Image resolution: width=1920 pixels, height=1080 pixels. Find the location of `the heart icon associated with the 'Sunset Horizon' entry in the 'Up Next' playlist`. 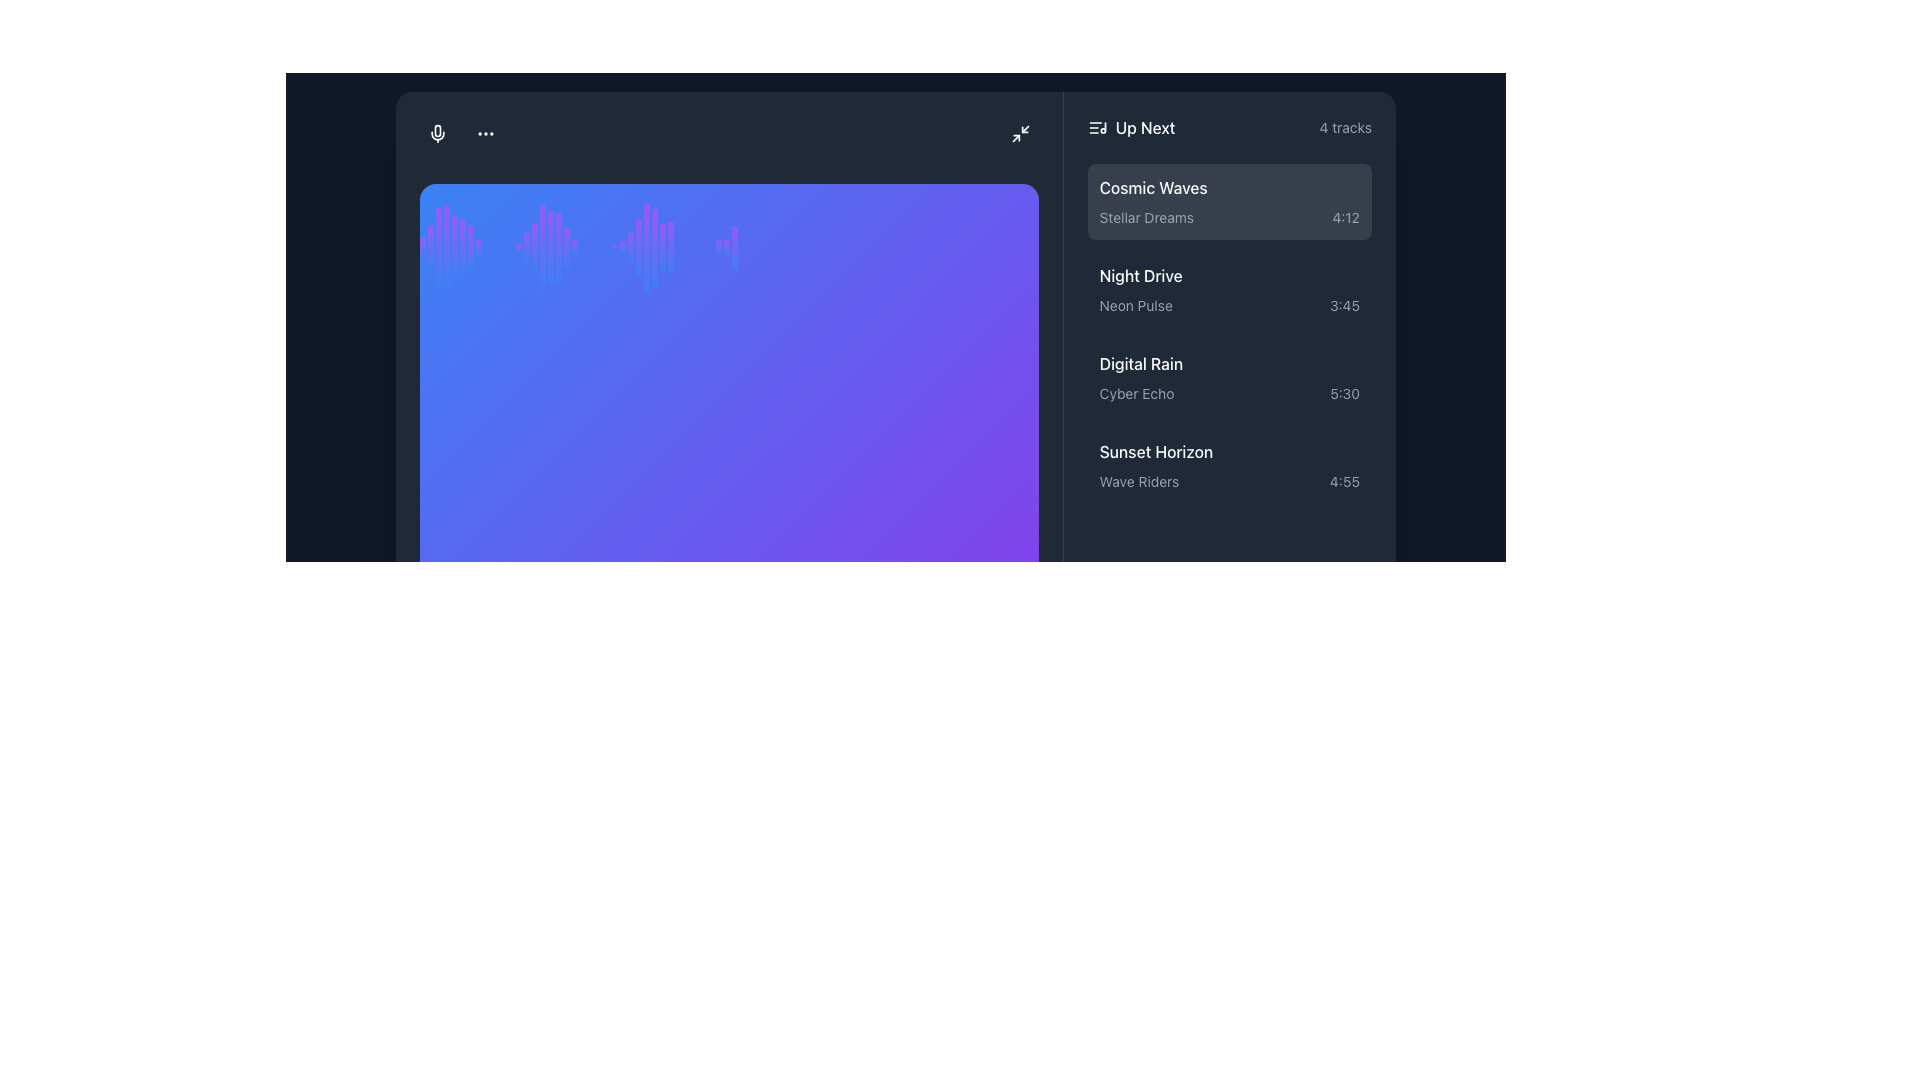

the heart icon associated with the 'Sunset Horizon' entry in the 'Up Next' playlist is located at coordinates (1348, 451).